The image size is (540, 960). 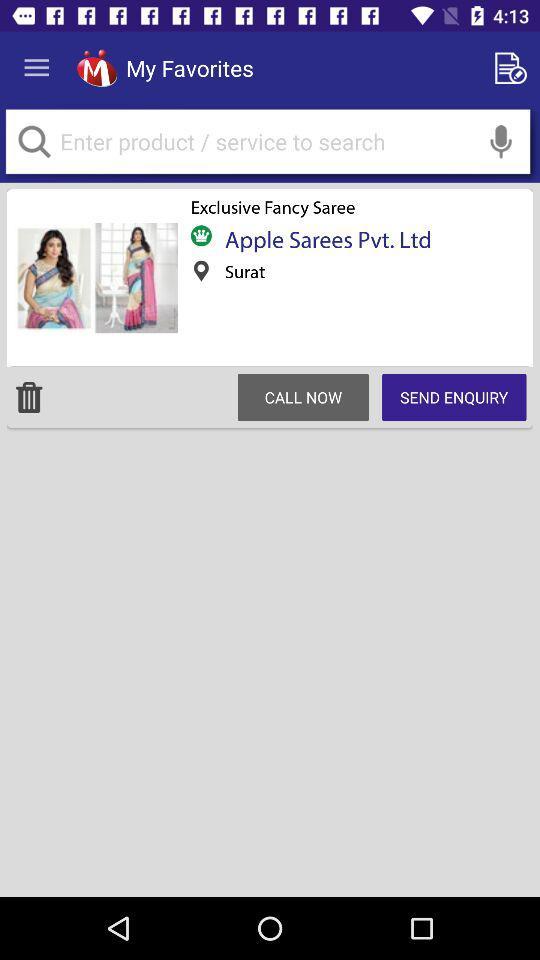 I want to click on the item next to the send enquiry item, so click(x=302, y=396).